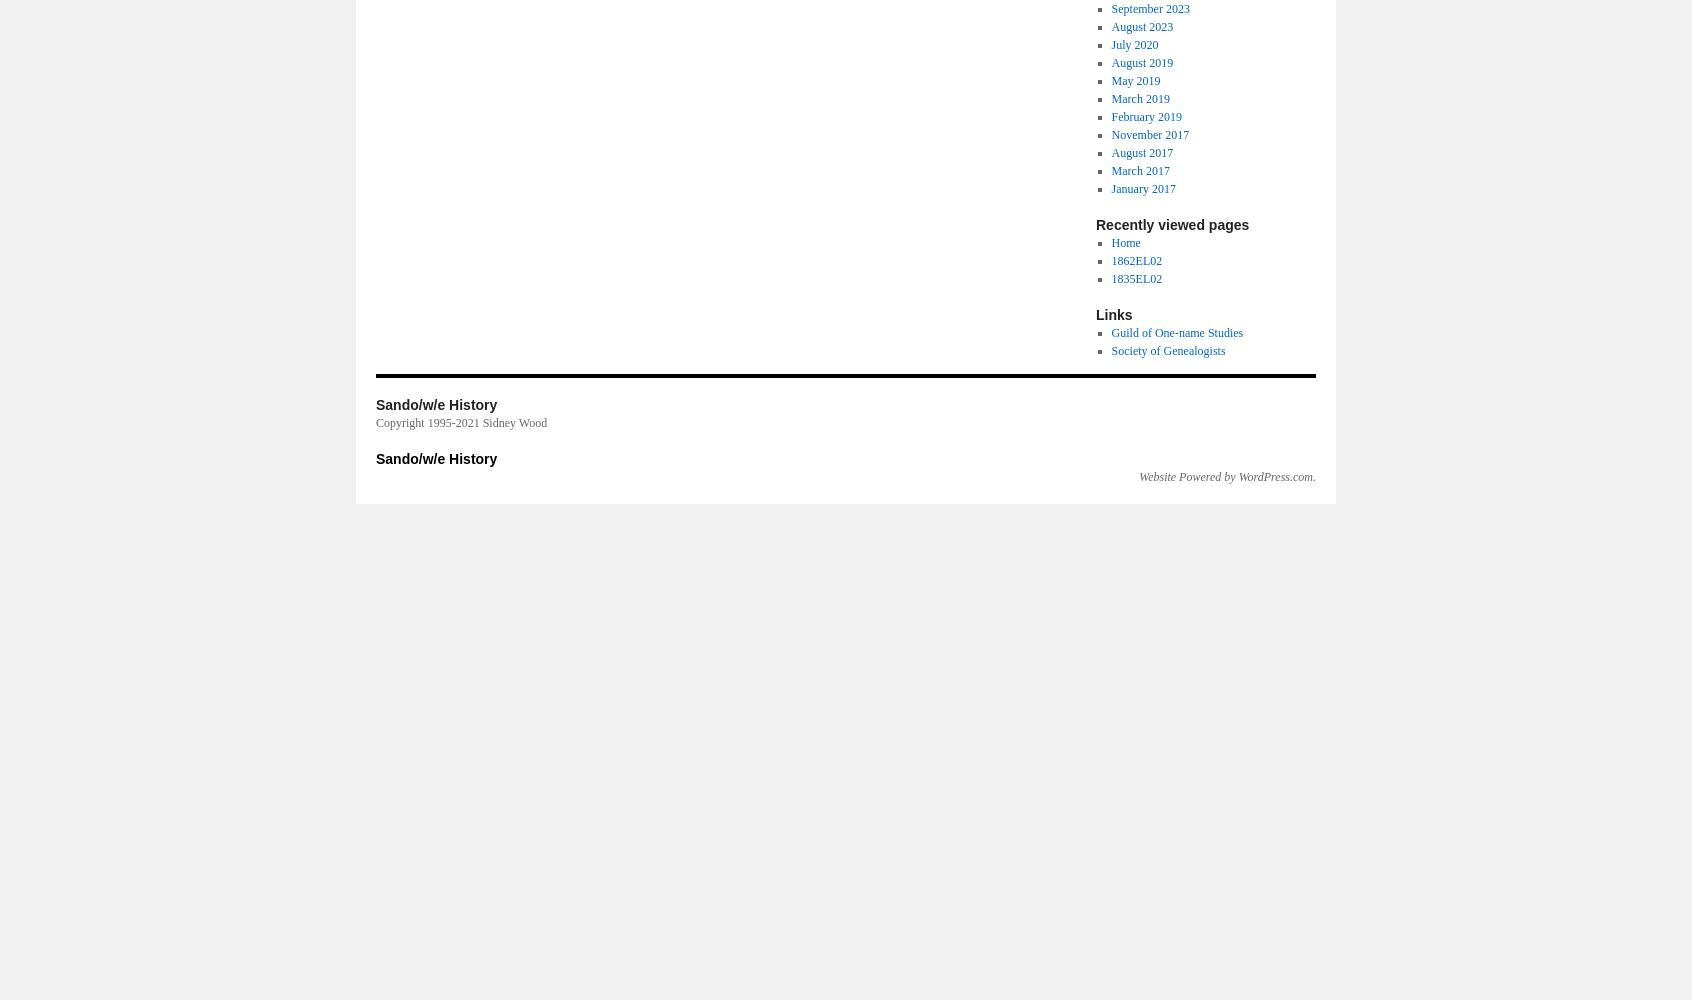 The image size is (1692, 1000). What do you see at coordinates (1096, 224) in the screenshot?
I see `'Recently viewed pages'` at bounding box center [1096, 224].